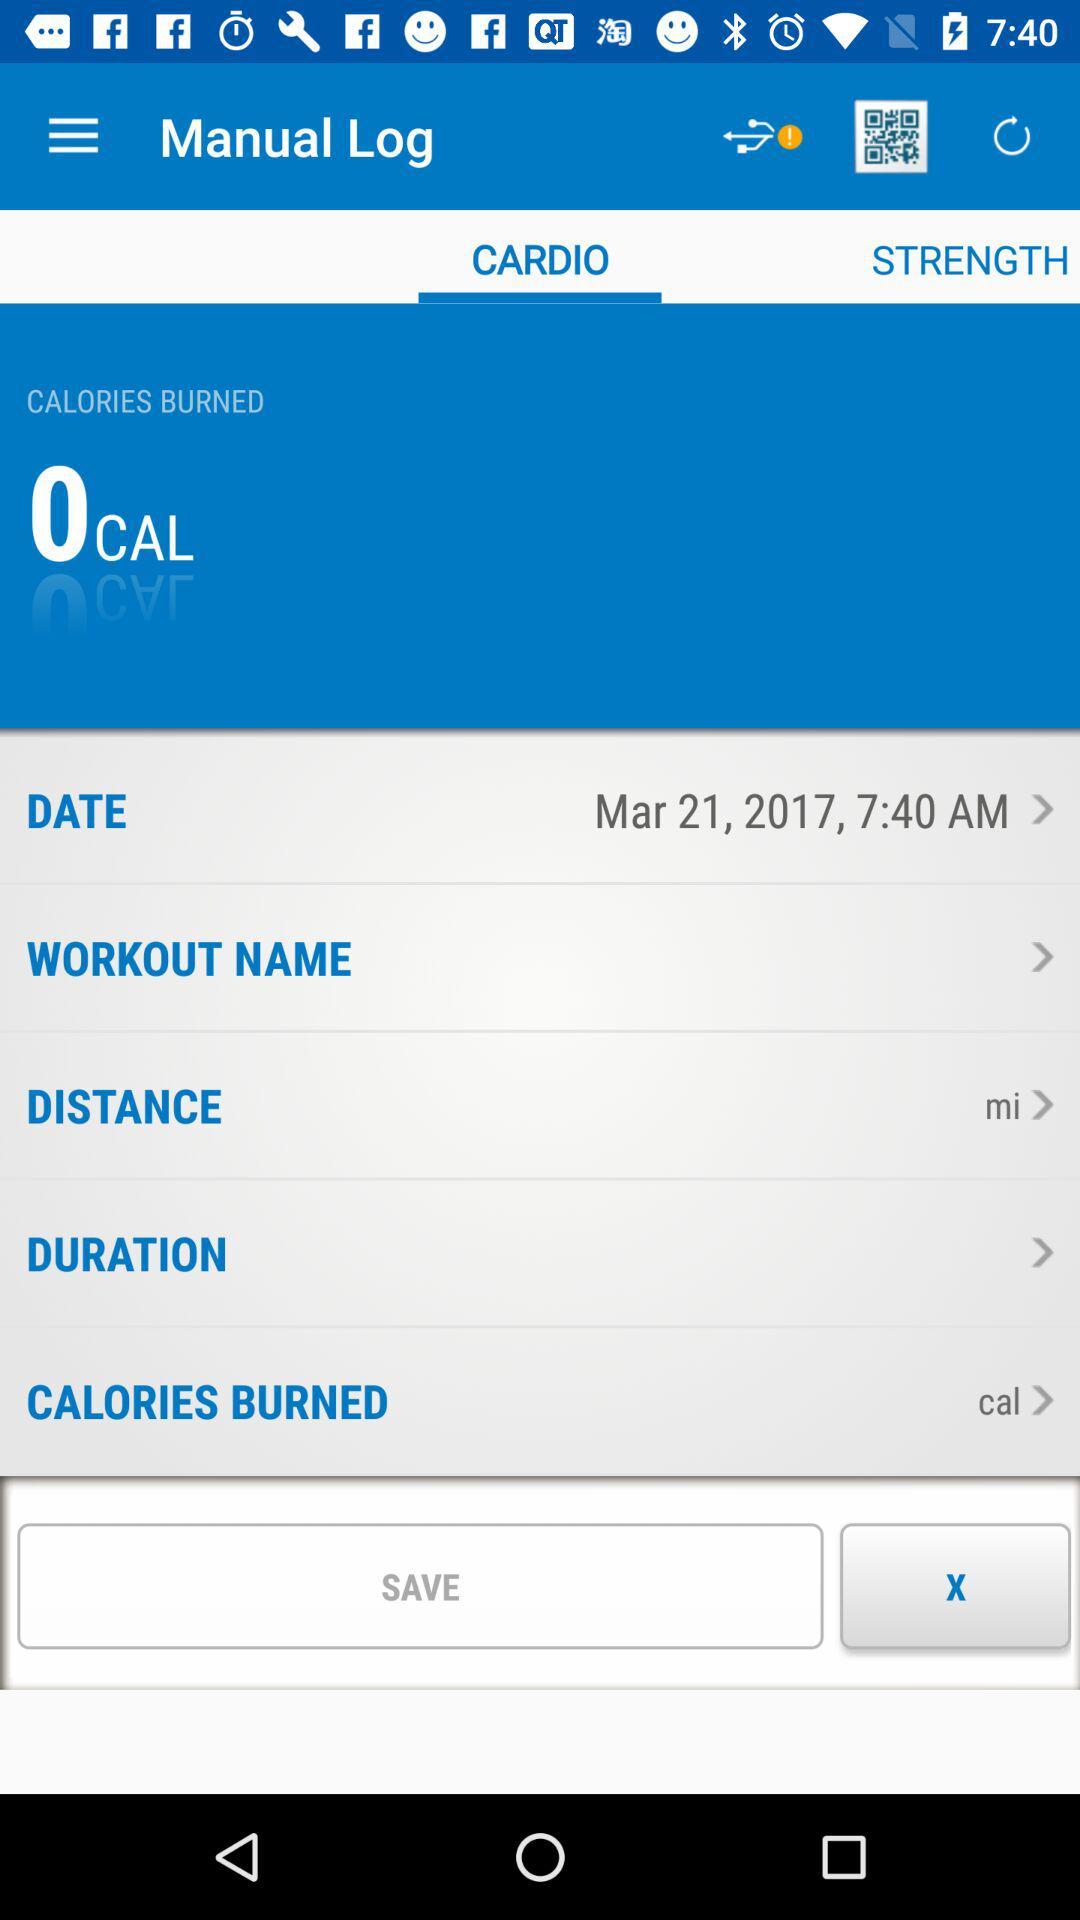  I want to click on this section, so click(1036, 1251).